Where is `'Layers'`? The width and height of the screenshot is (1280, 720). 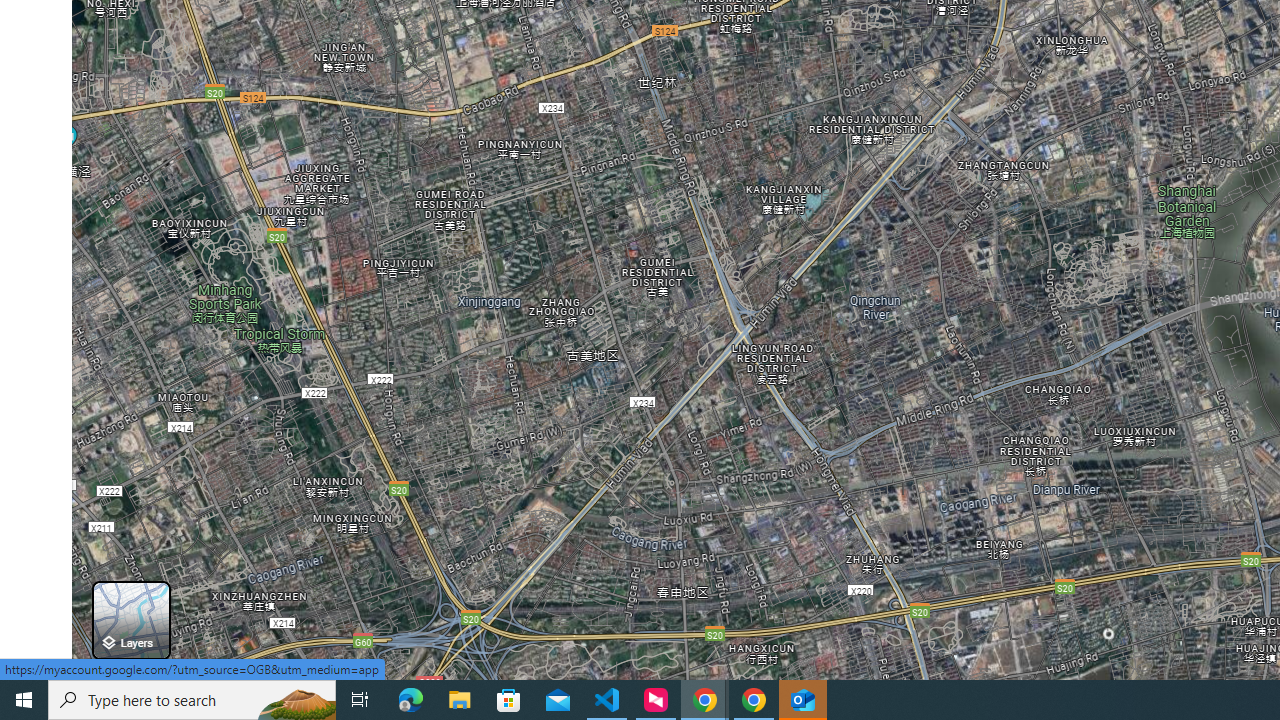
'Layers' is located at coordinates (130, 619).